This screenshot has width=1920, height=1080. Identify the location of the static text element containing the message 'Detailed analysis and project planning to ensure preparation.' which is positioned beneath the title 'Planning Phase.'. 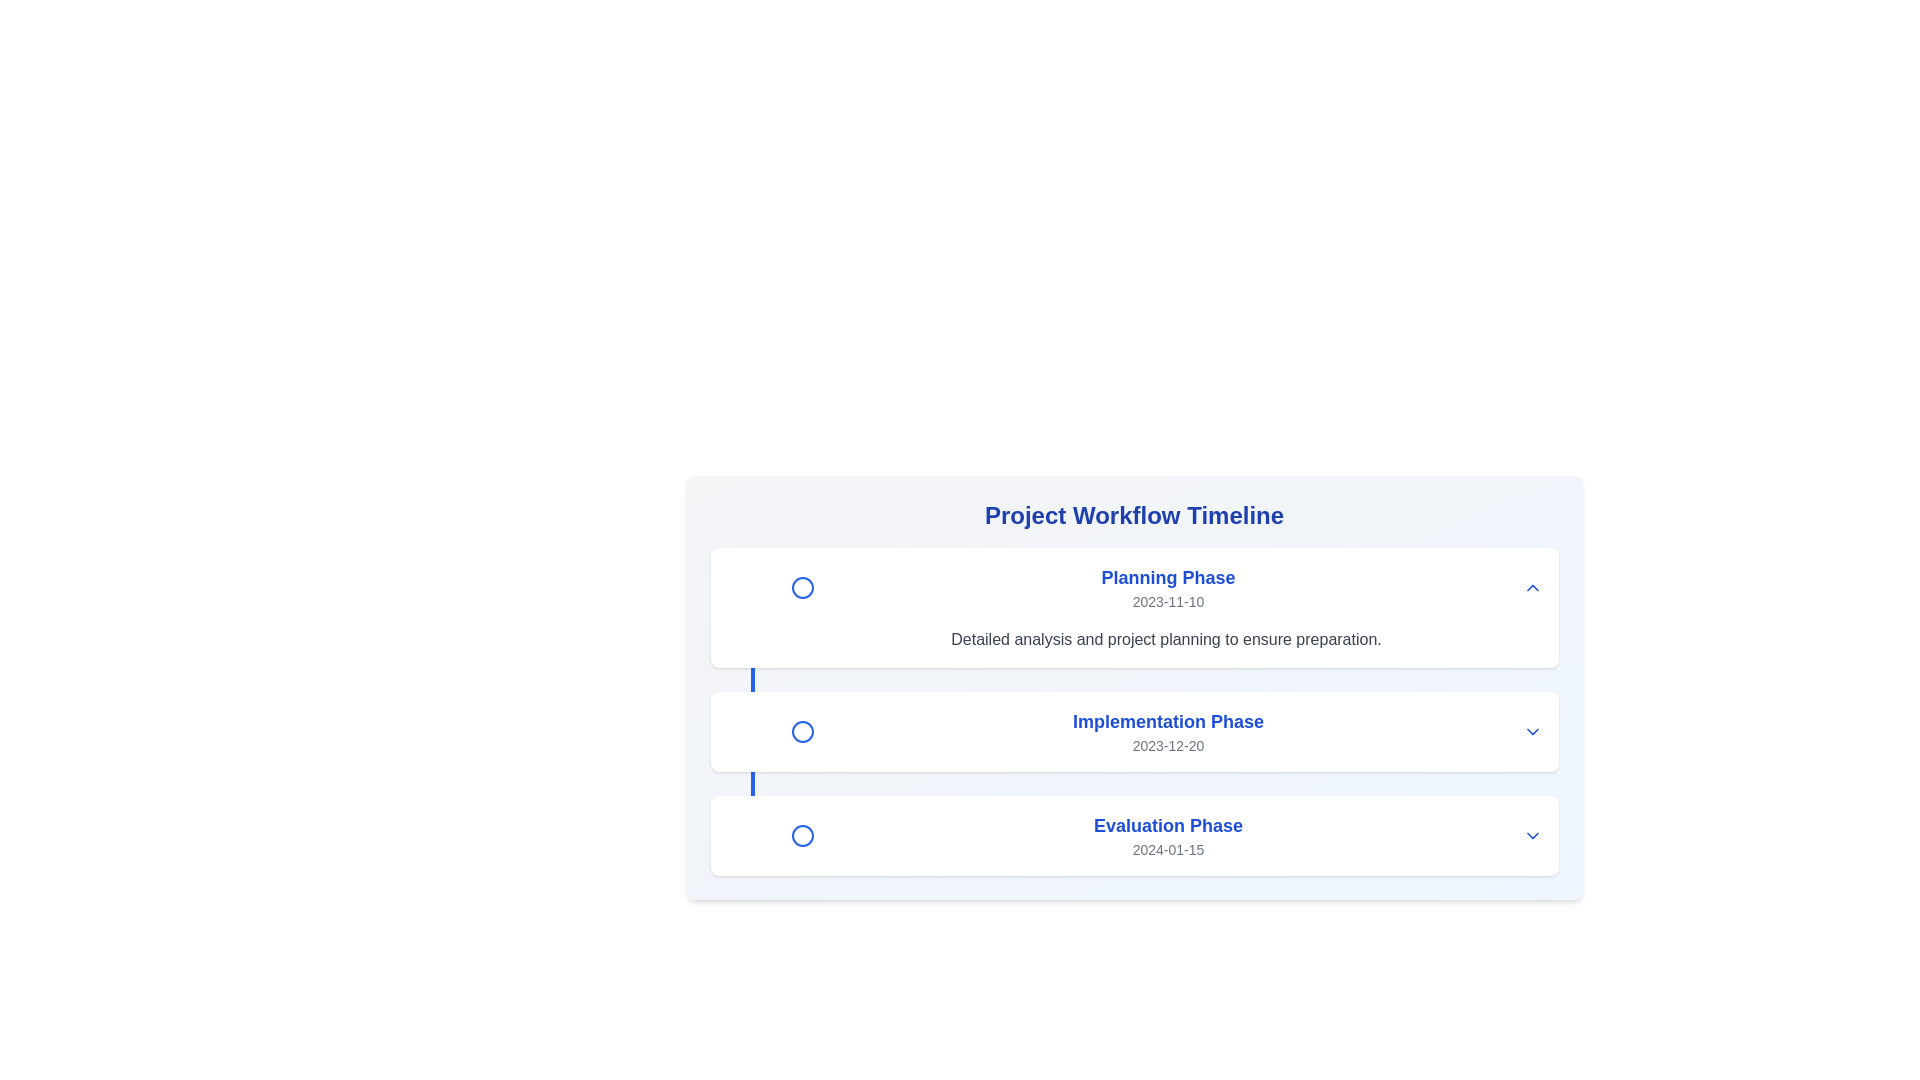
(1166, 640).